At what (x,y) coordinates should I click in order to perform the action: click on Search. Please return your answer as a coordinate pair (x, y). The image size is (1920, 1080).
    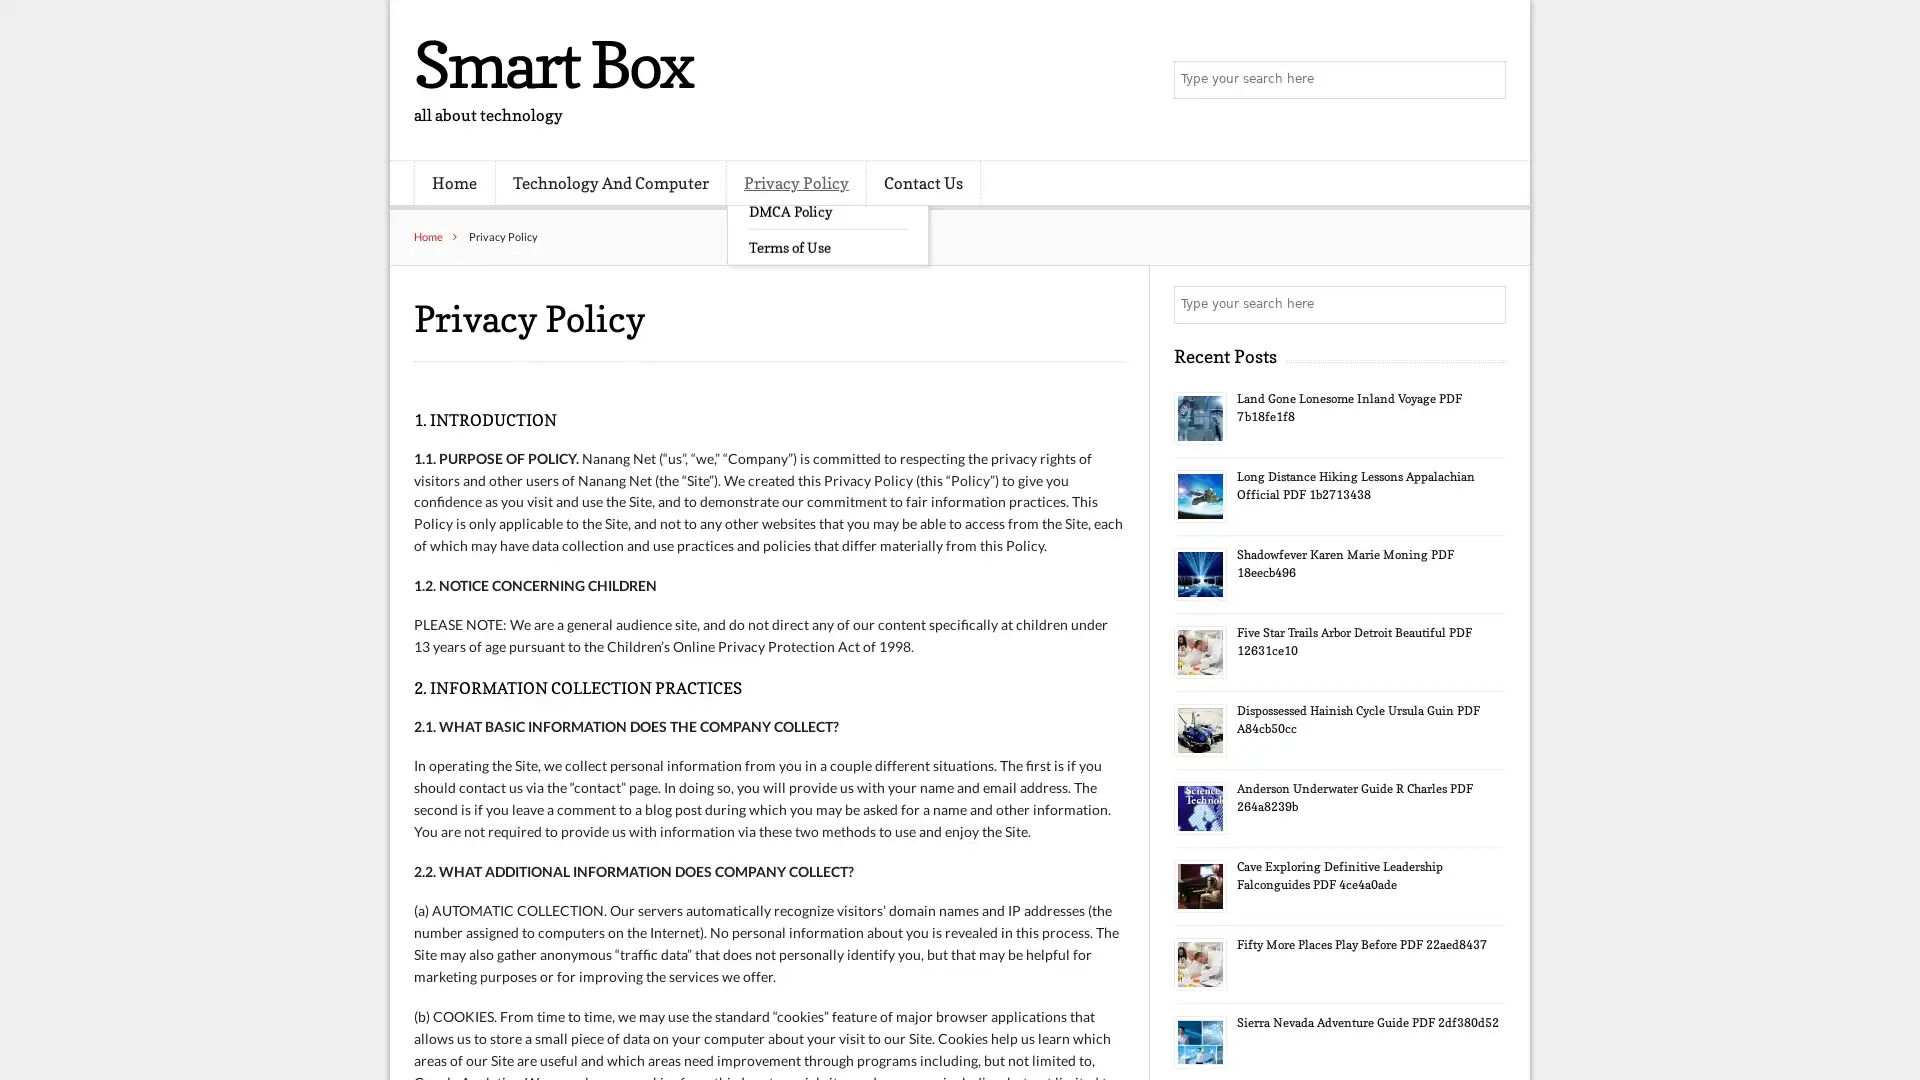
    Looking at the image, I should click on (1485, 304).